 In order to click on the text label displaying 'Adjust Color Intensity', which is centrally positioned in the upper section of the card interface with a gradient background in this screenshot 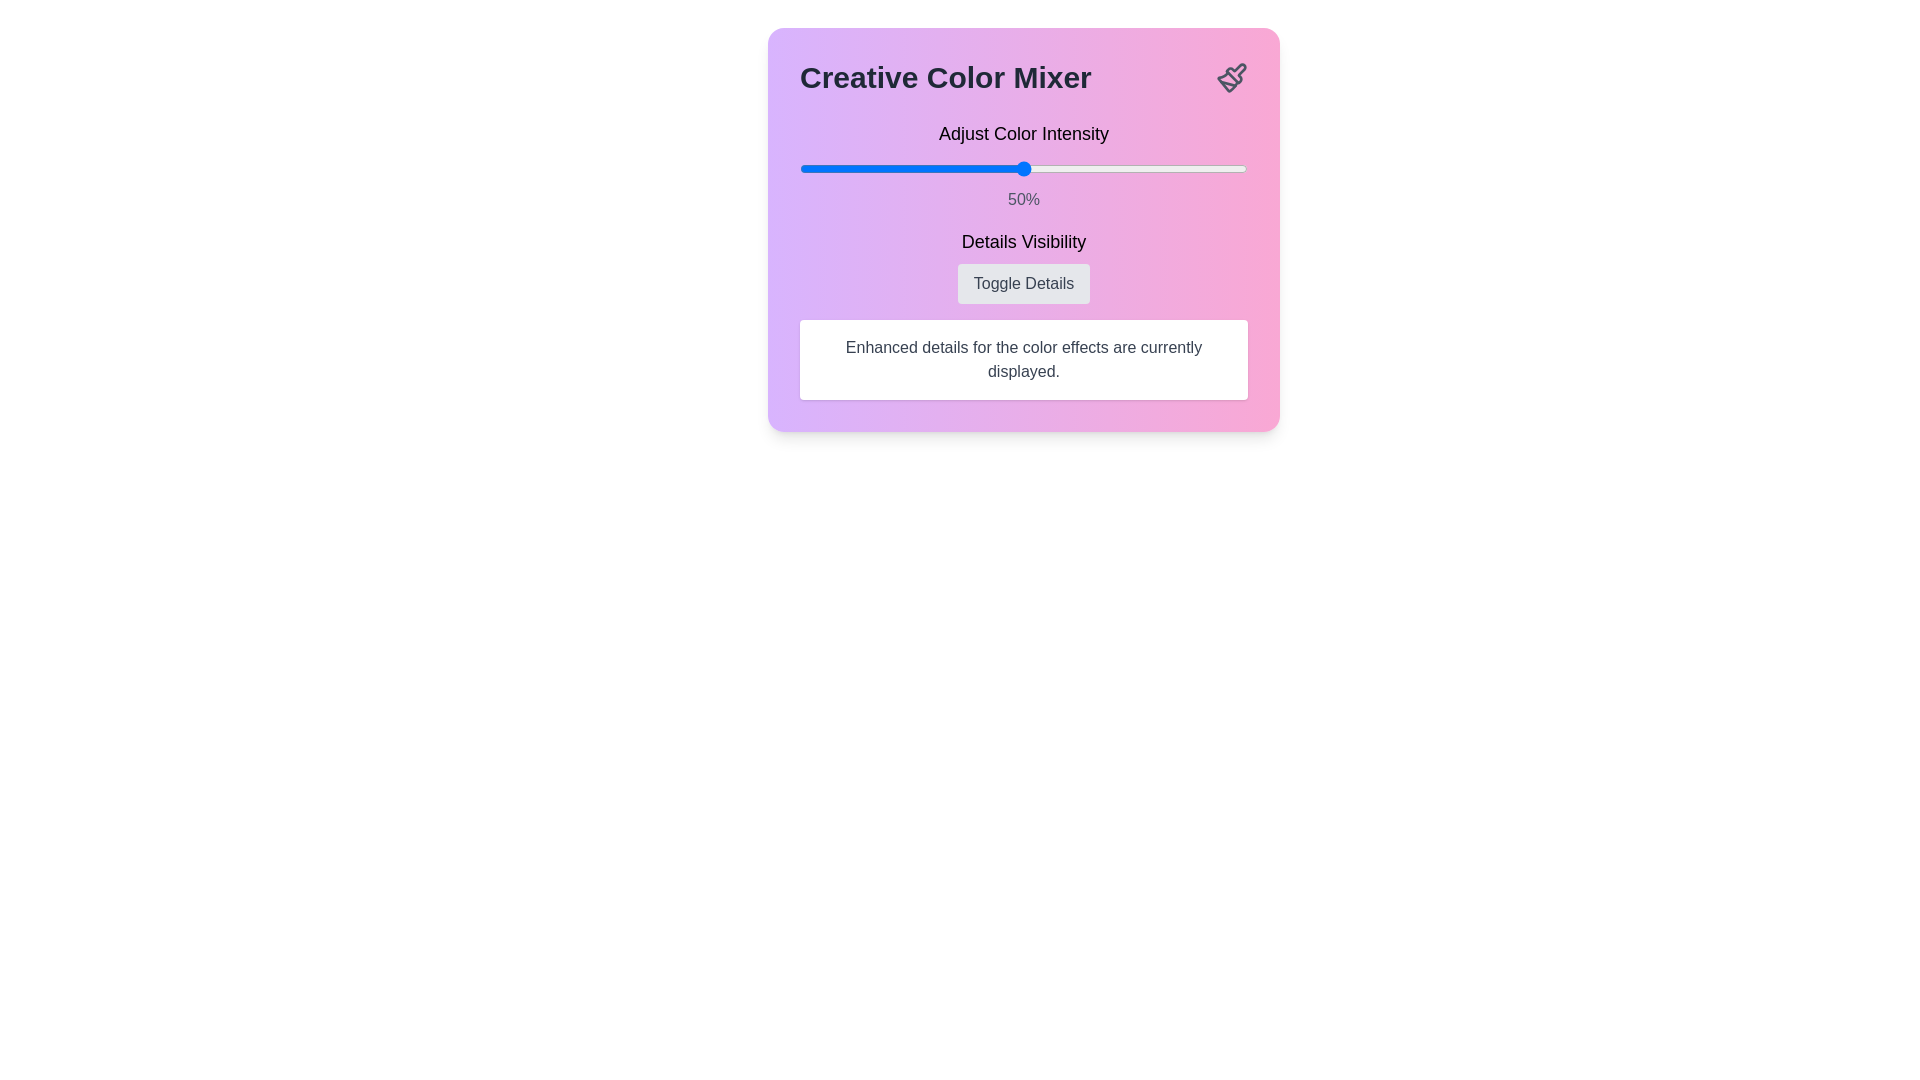, I will do `click(1023, 134)`.